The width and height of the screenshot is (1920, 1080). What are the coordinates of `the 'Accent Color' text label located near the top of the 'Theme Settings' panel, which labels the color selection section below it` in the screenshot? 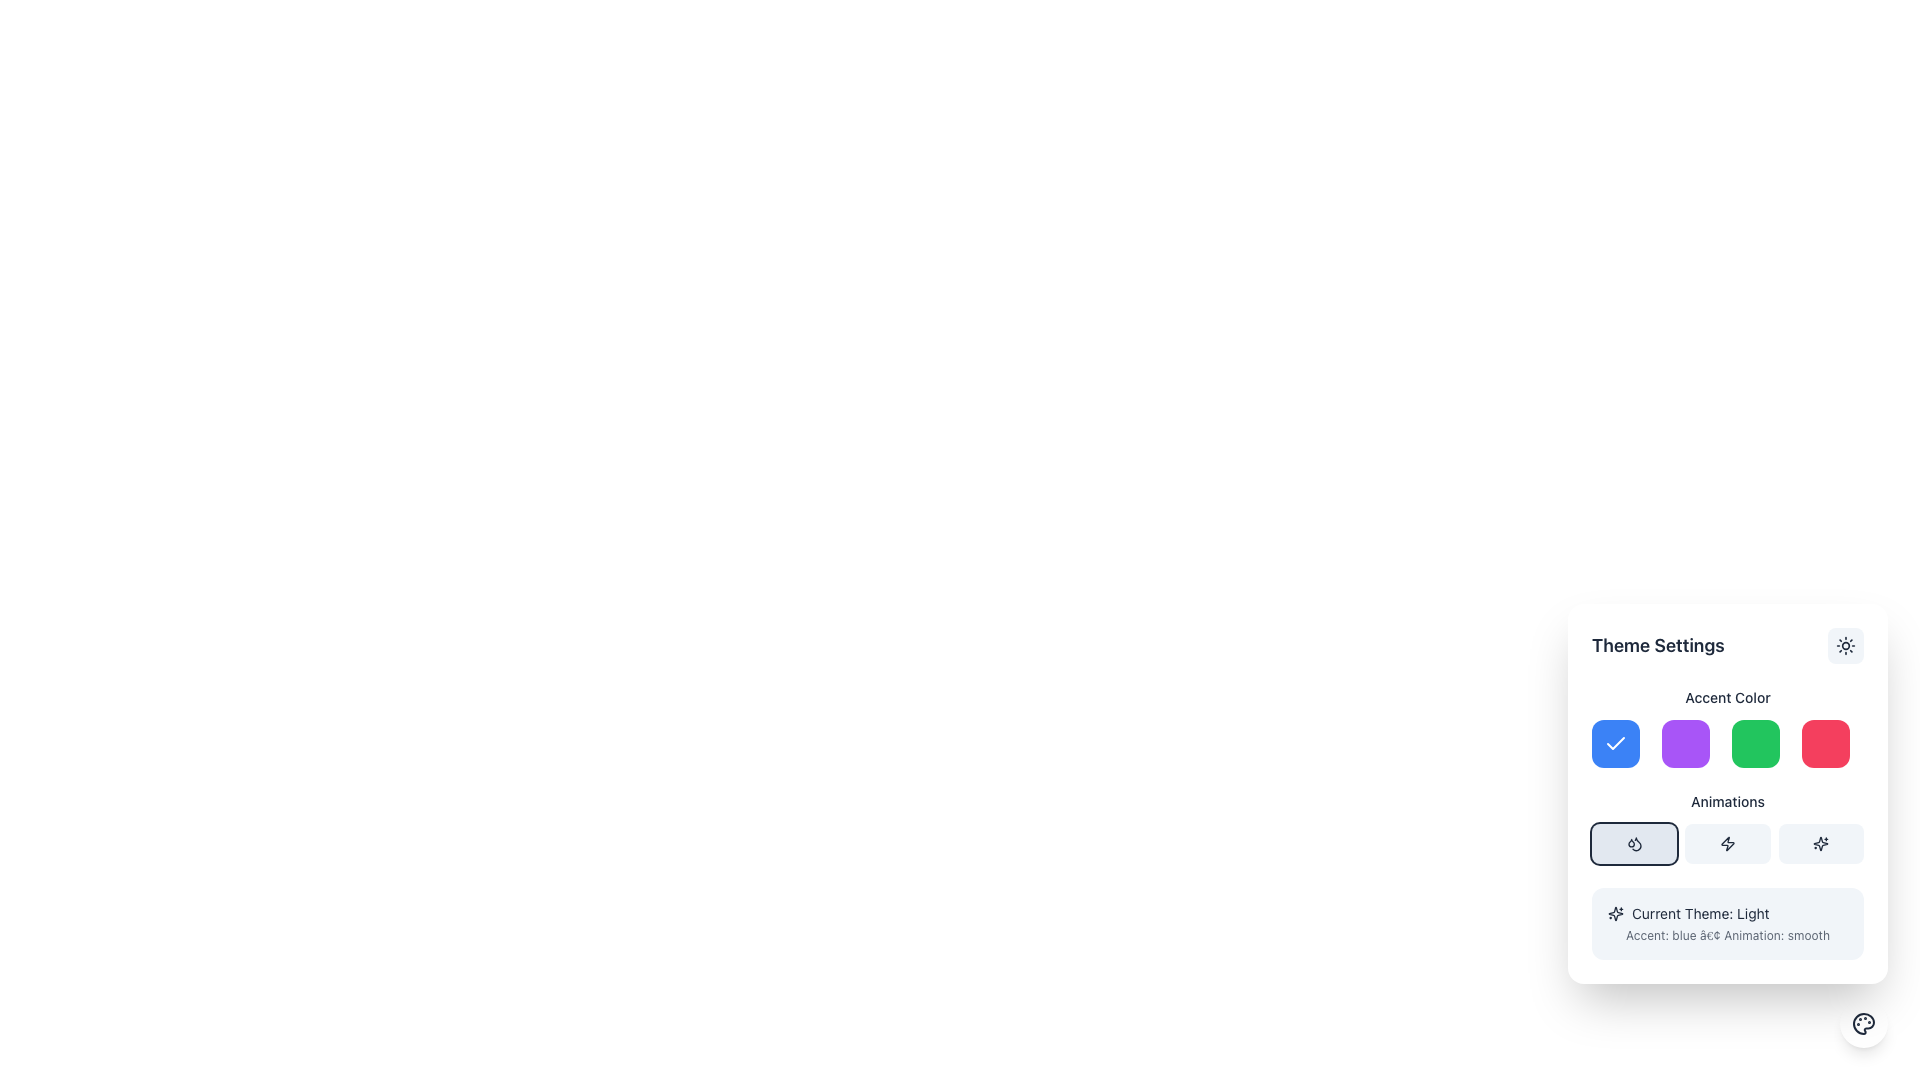 It's located at (1727, 697).